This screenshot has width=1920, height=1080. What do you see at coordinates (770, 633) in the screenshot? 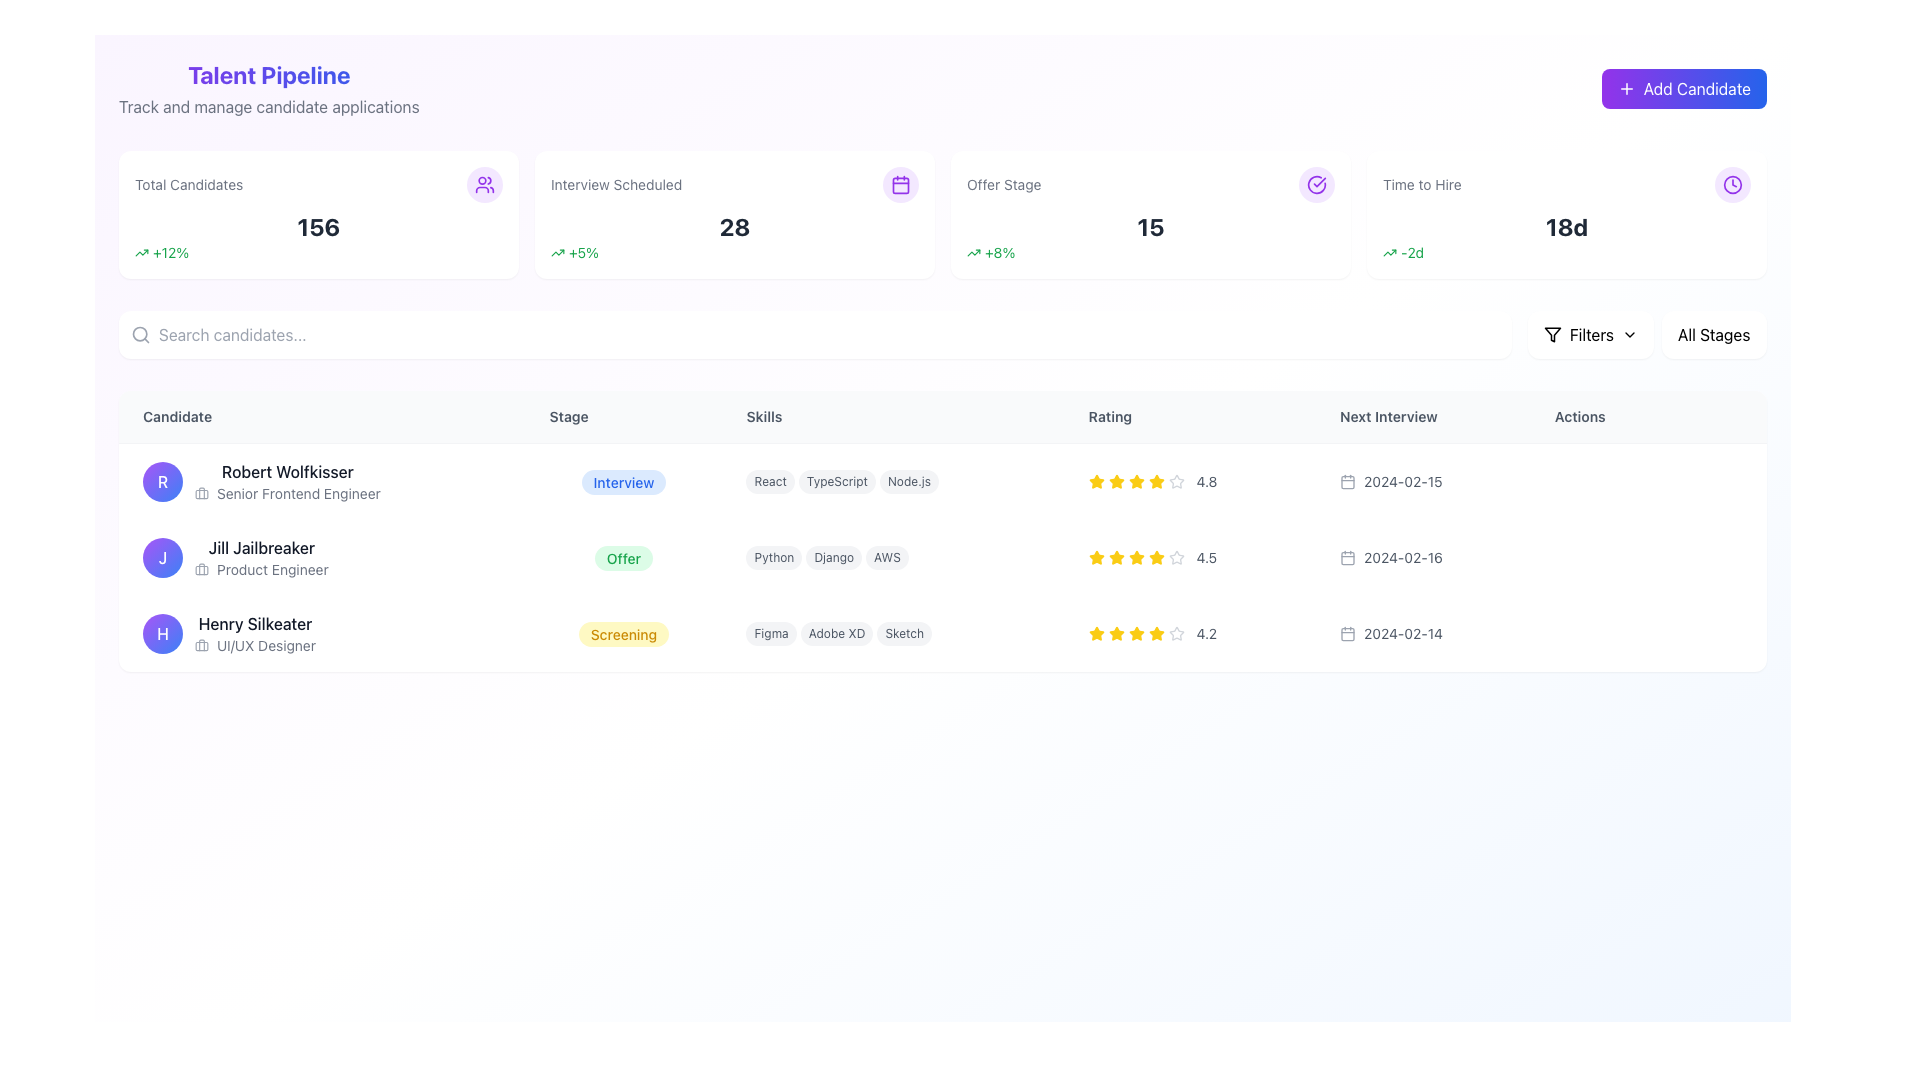
I see `the non-interactive label representing the skill associated with candidate 'Henry Silkeater' located in the 'Skills' column of the table` at bounding box center [770, 633].